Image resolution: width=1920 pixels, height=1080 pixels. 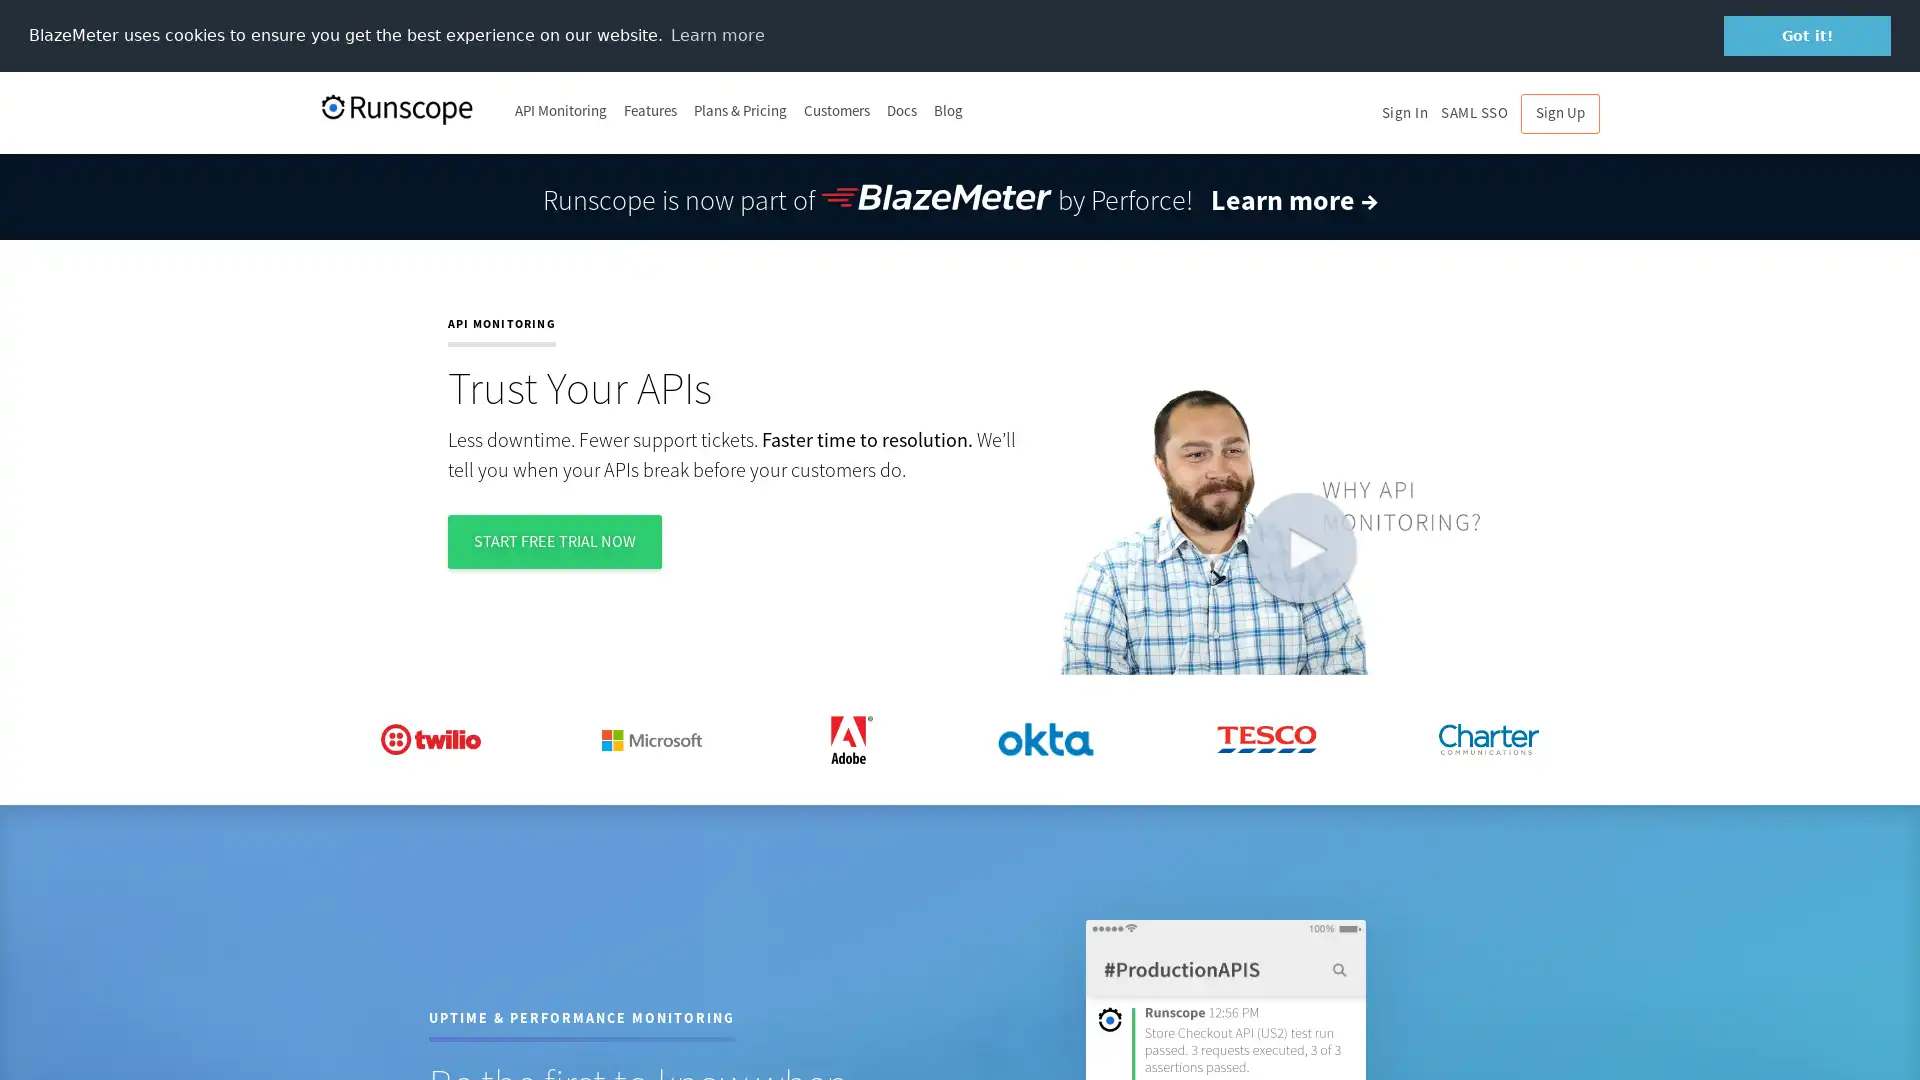 What do you see at coordinates (717, 34) in the screenshot?
I see `learn more about cookies` at bounding box center [717, 34].